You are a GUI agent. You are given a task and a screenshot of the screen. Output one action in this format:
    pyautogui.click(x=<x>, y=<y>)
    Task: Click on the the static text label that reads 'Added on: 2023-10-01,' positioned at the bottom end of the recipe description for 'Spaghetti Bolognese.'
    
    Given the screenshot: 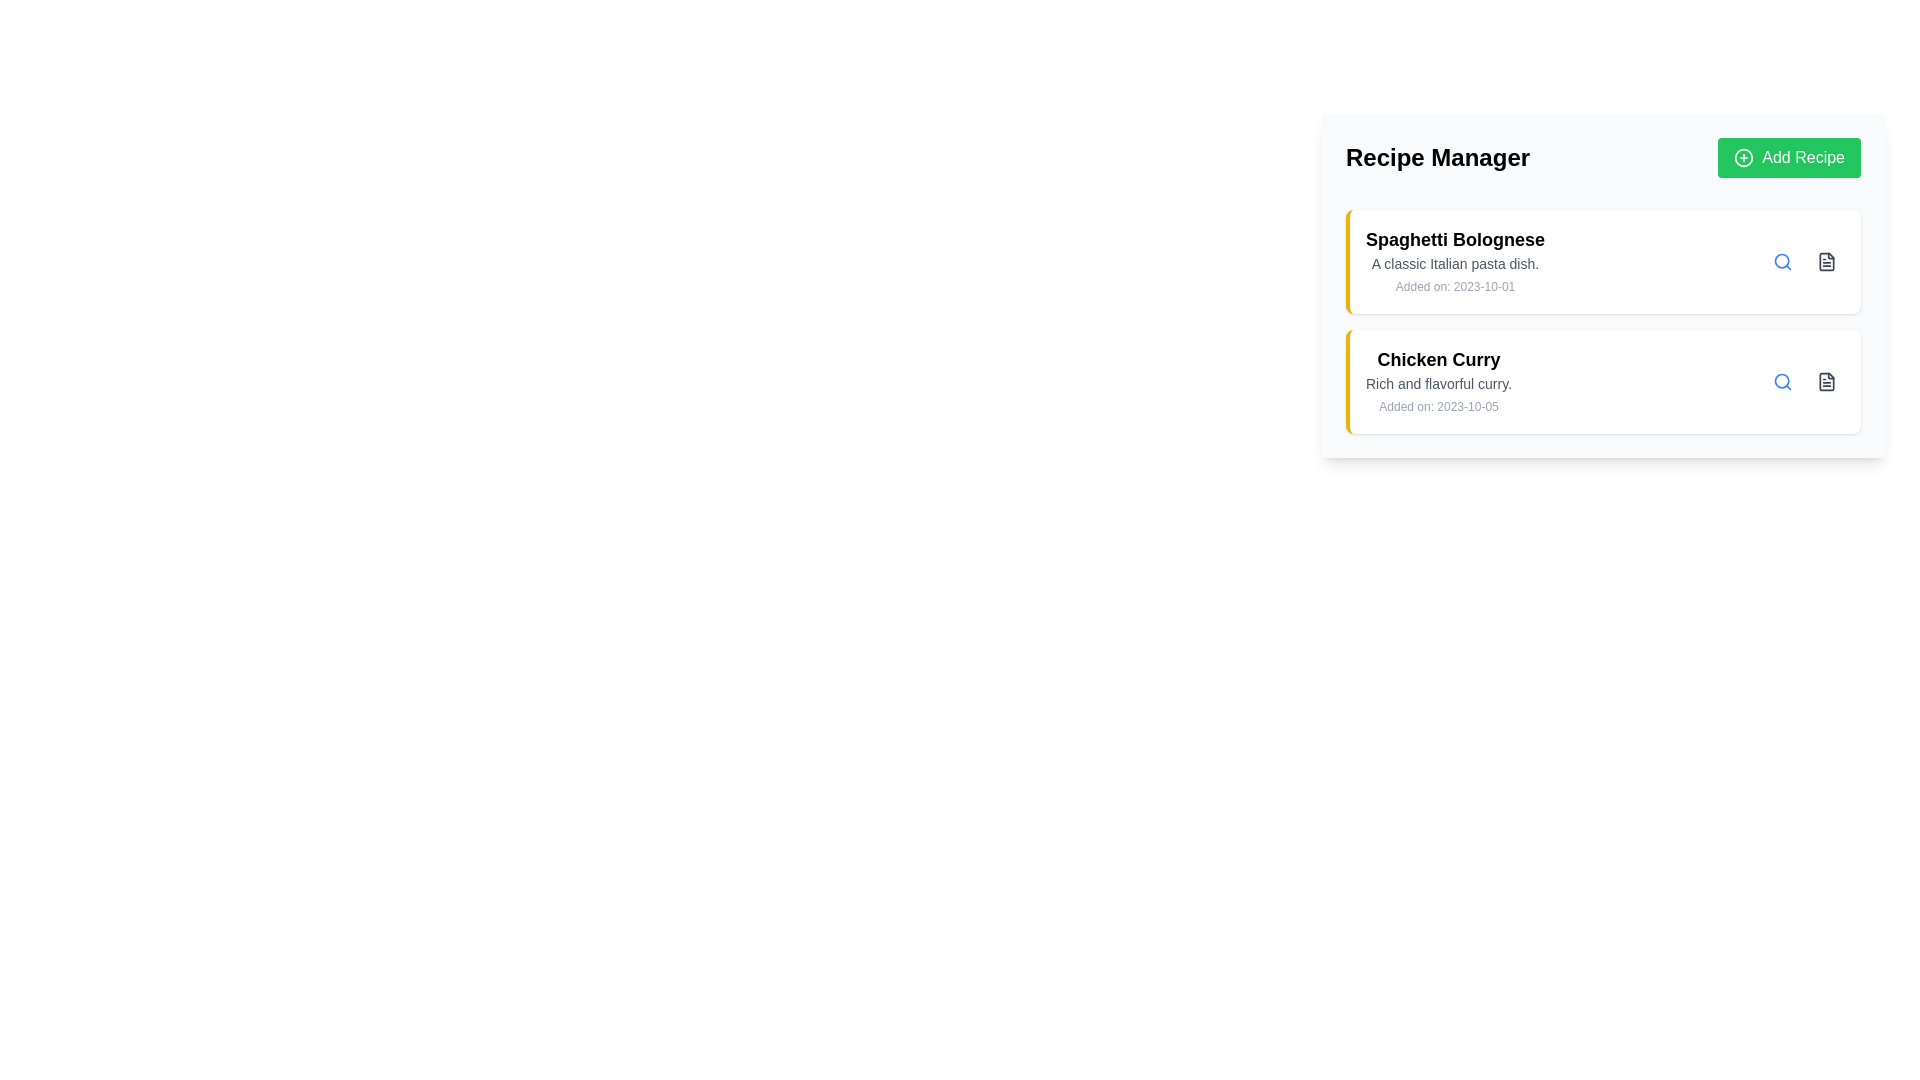 What is the action you would take?
    pyautogui.click(x=1455, y=286)
    